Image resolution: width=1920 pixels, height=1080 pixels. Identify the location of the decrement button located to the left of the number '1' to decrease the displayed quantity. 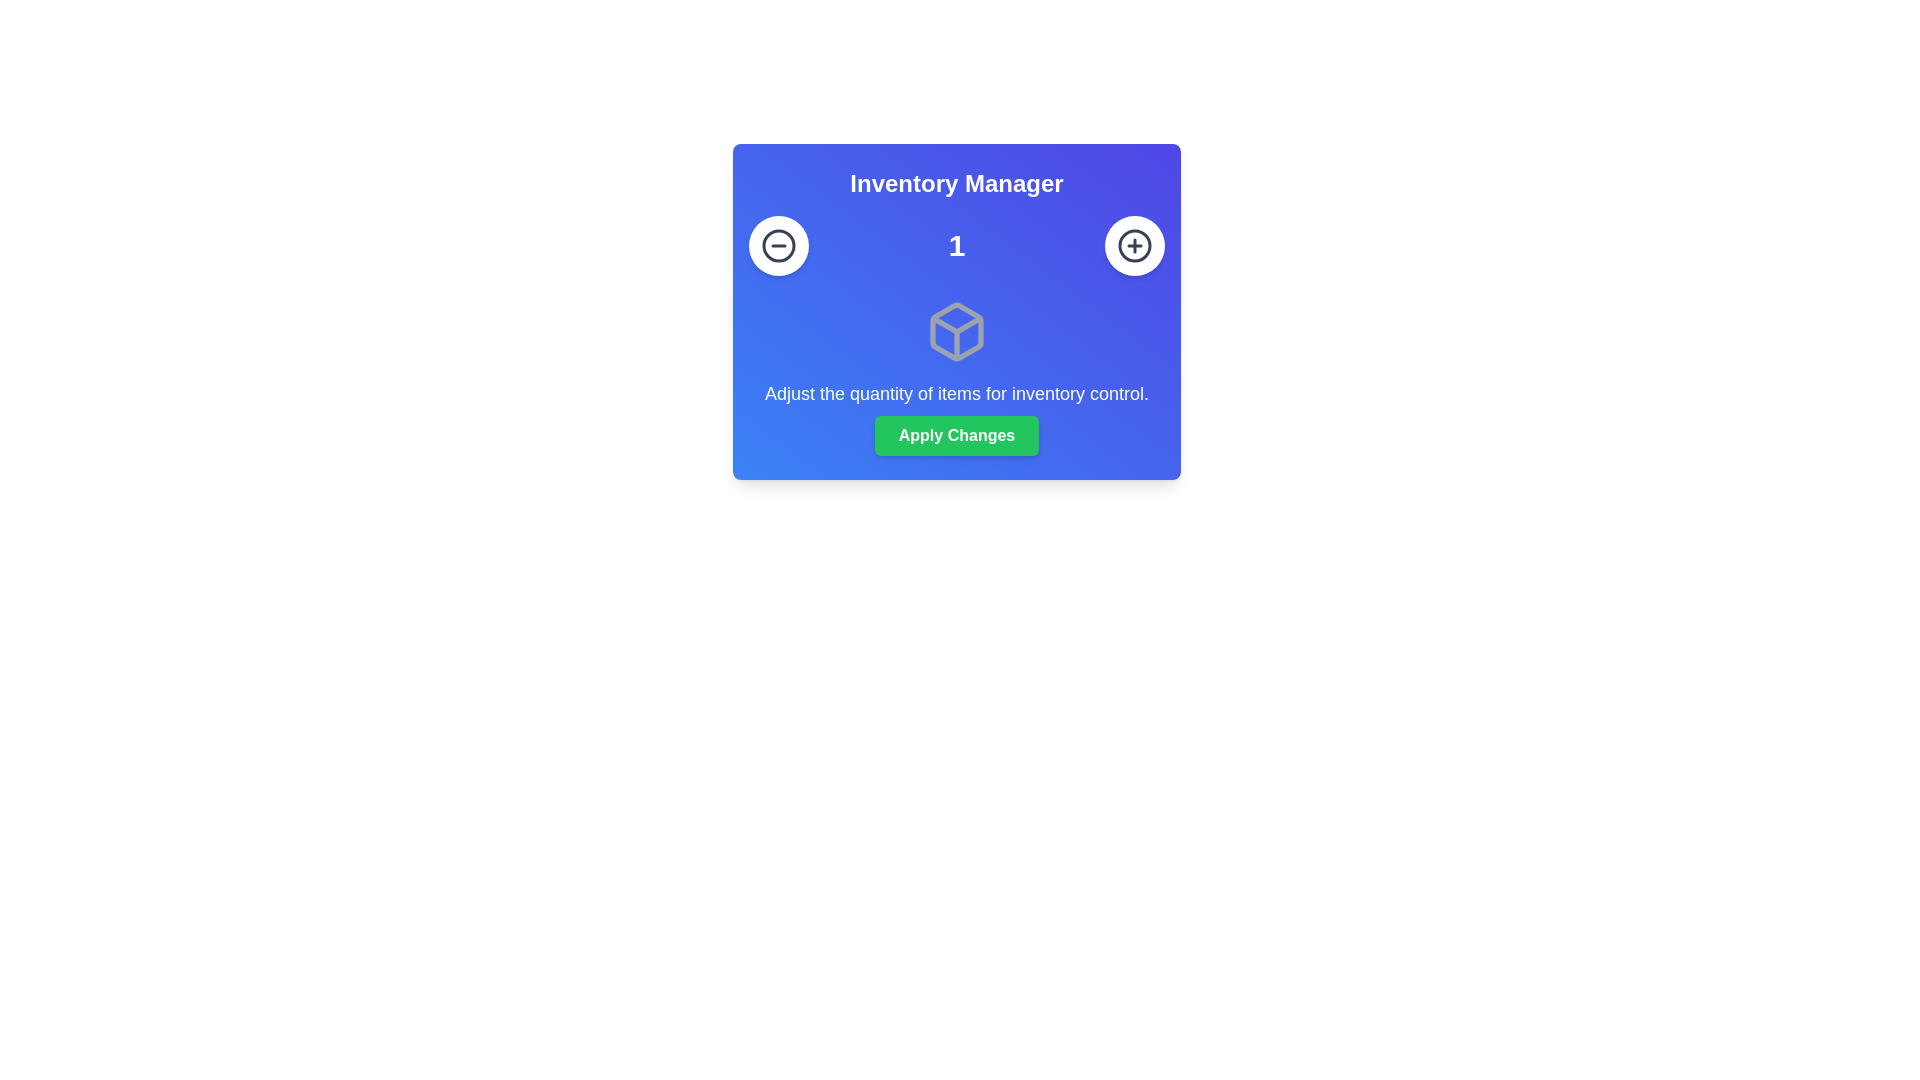
(777, 245).